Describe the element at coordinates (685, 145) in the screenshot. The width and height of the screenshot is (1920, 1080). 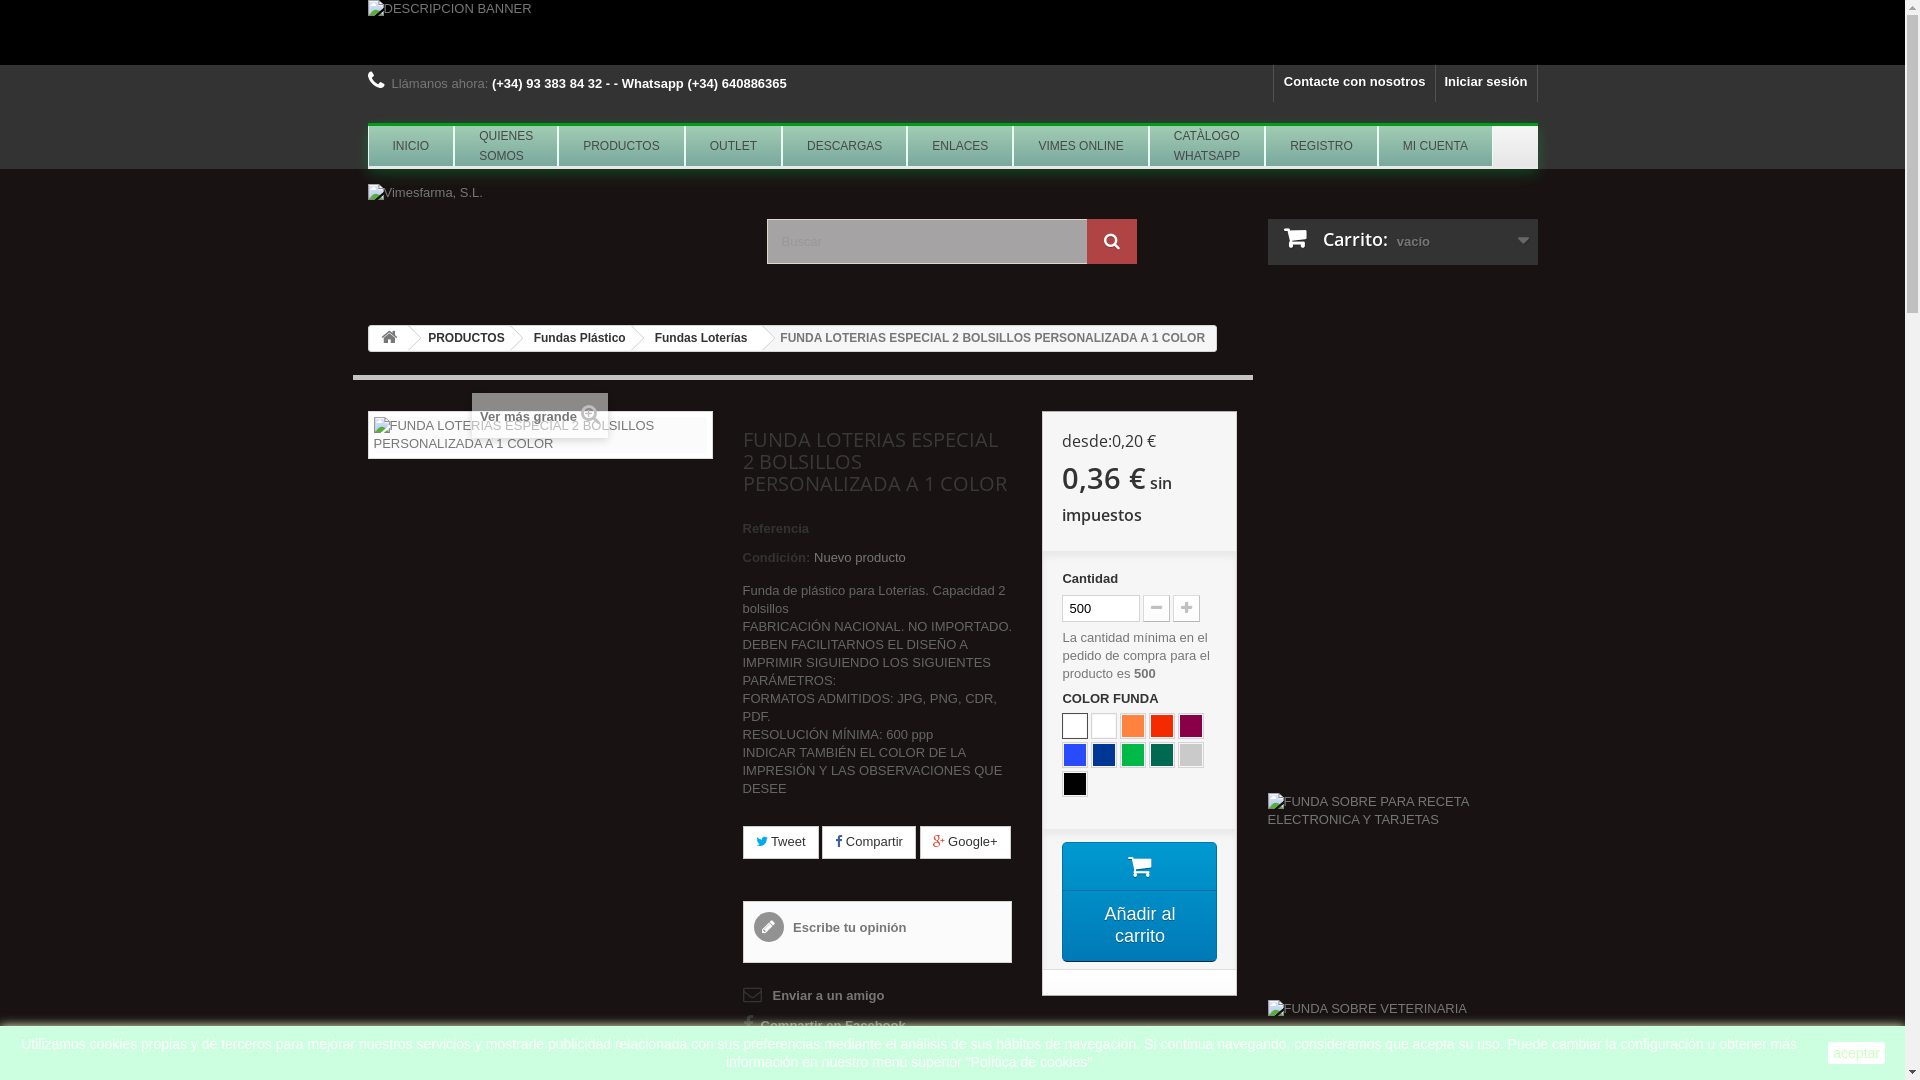
I see `'OUTLET'` at that location.